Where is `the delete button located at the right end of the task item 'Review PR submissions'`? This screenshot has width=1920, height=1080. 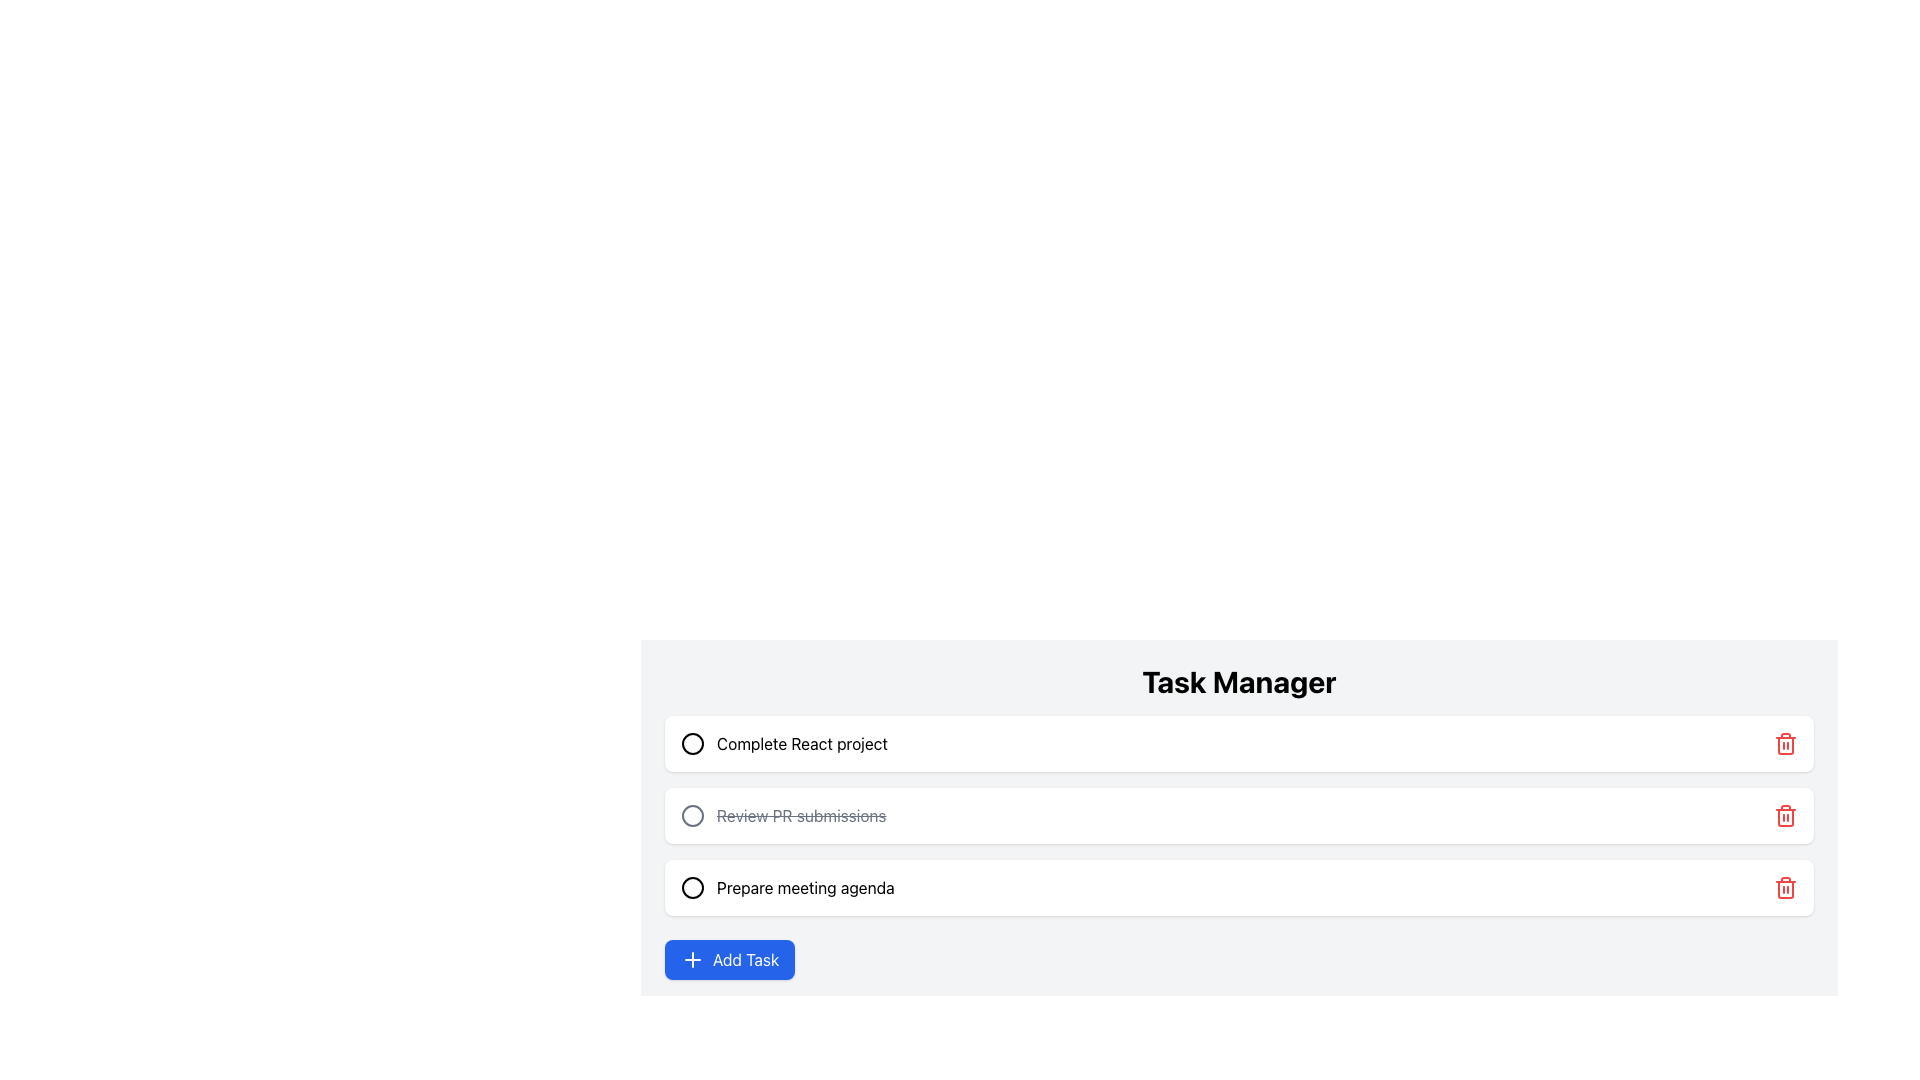
the delete button located at the right end of the task item 'Review PR submissions' is located at coordinates (1785, 816).